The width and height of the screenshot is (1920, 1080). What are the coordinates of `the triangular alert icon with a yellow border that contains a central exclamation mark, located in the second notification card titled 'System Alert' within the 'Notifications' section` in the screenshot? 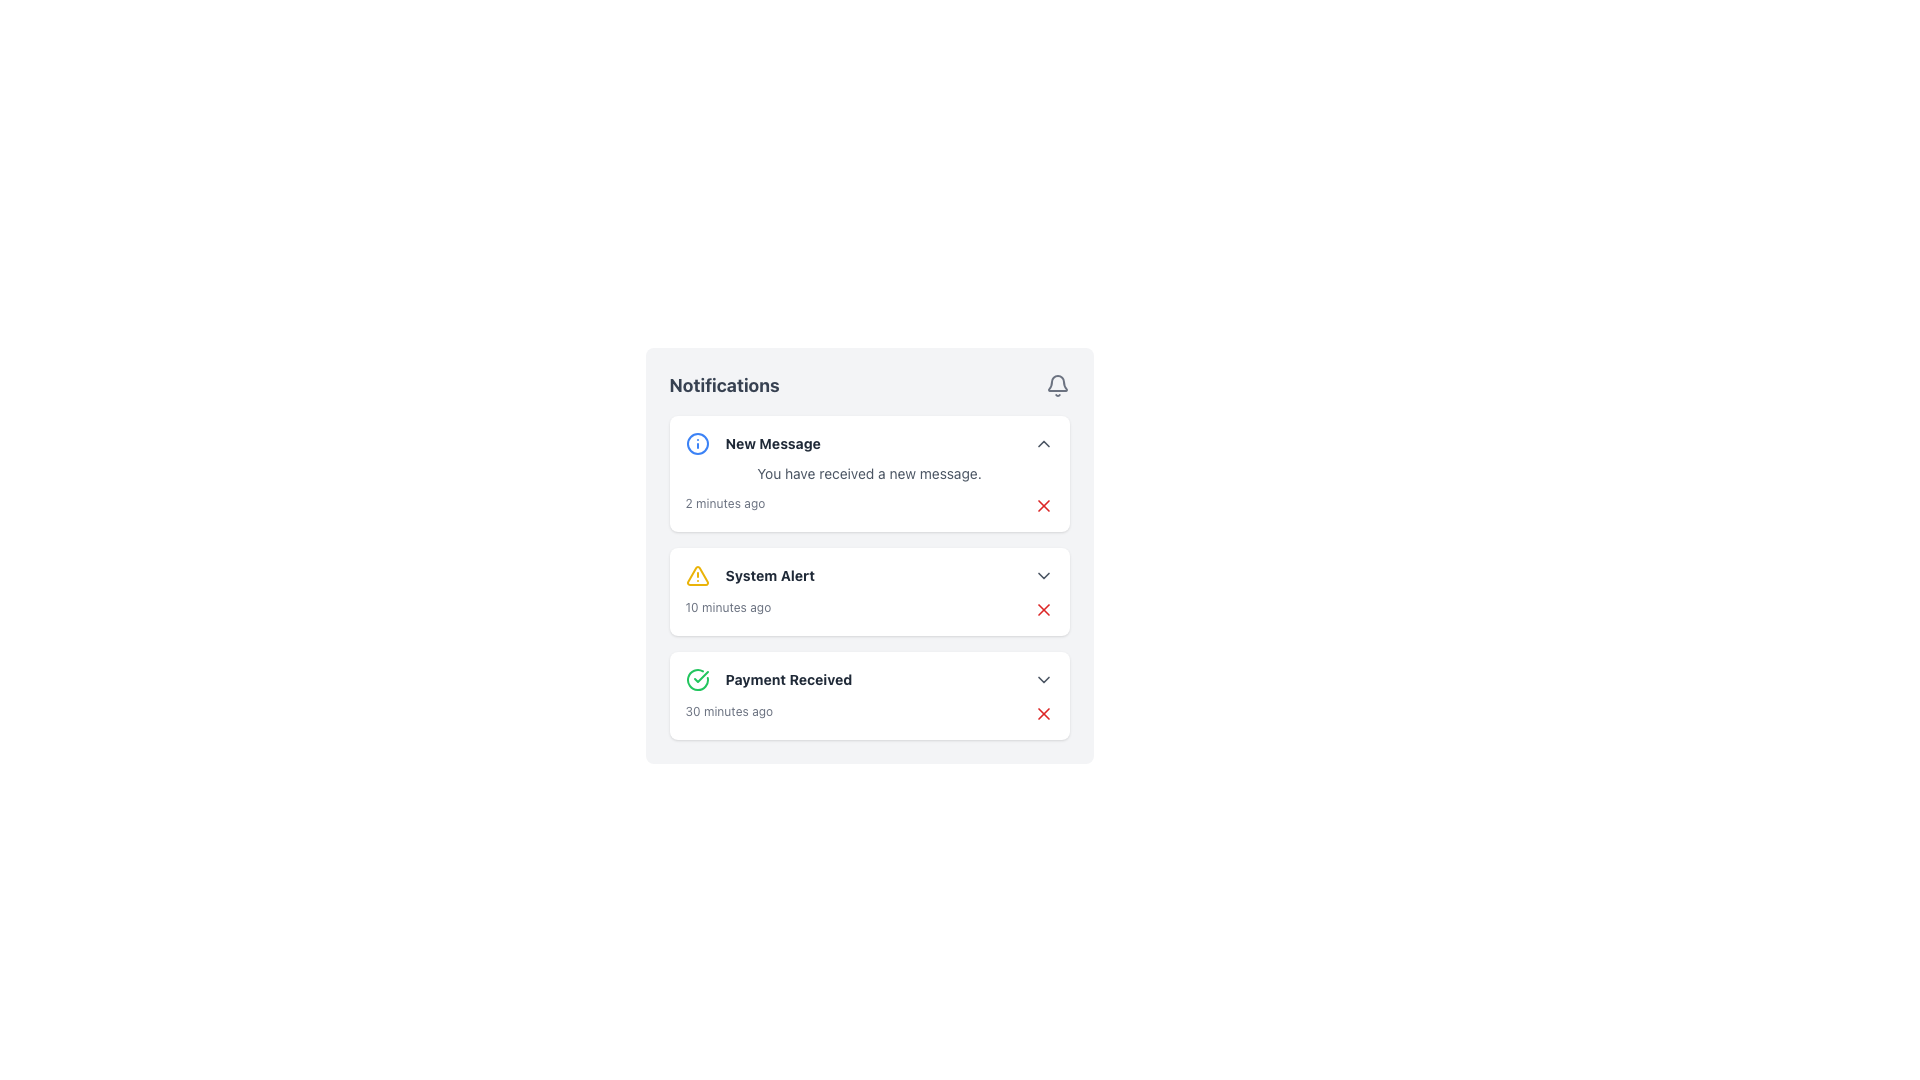 It's located at (697, 575).